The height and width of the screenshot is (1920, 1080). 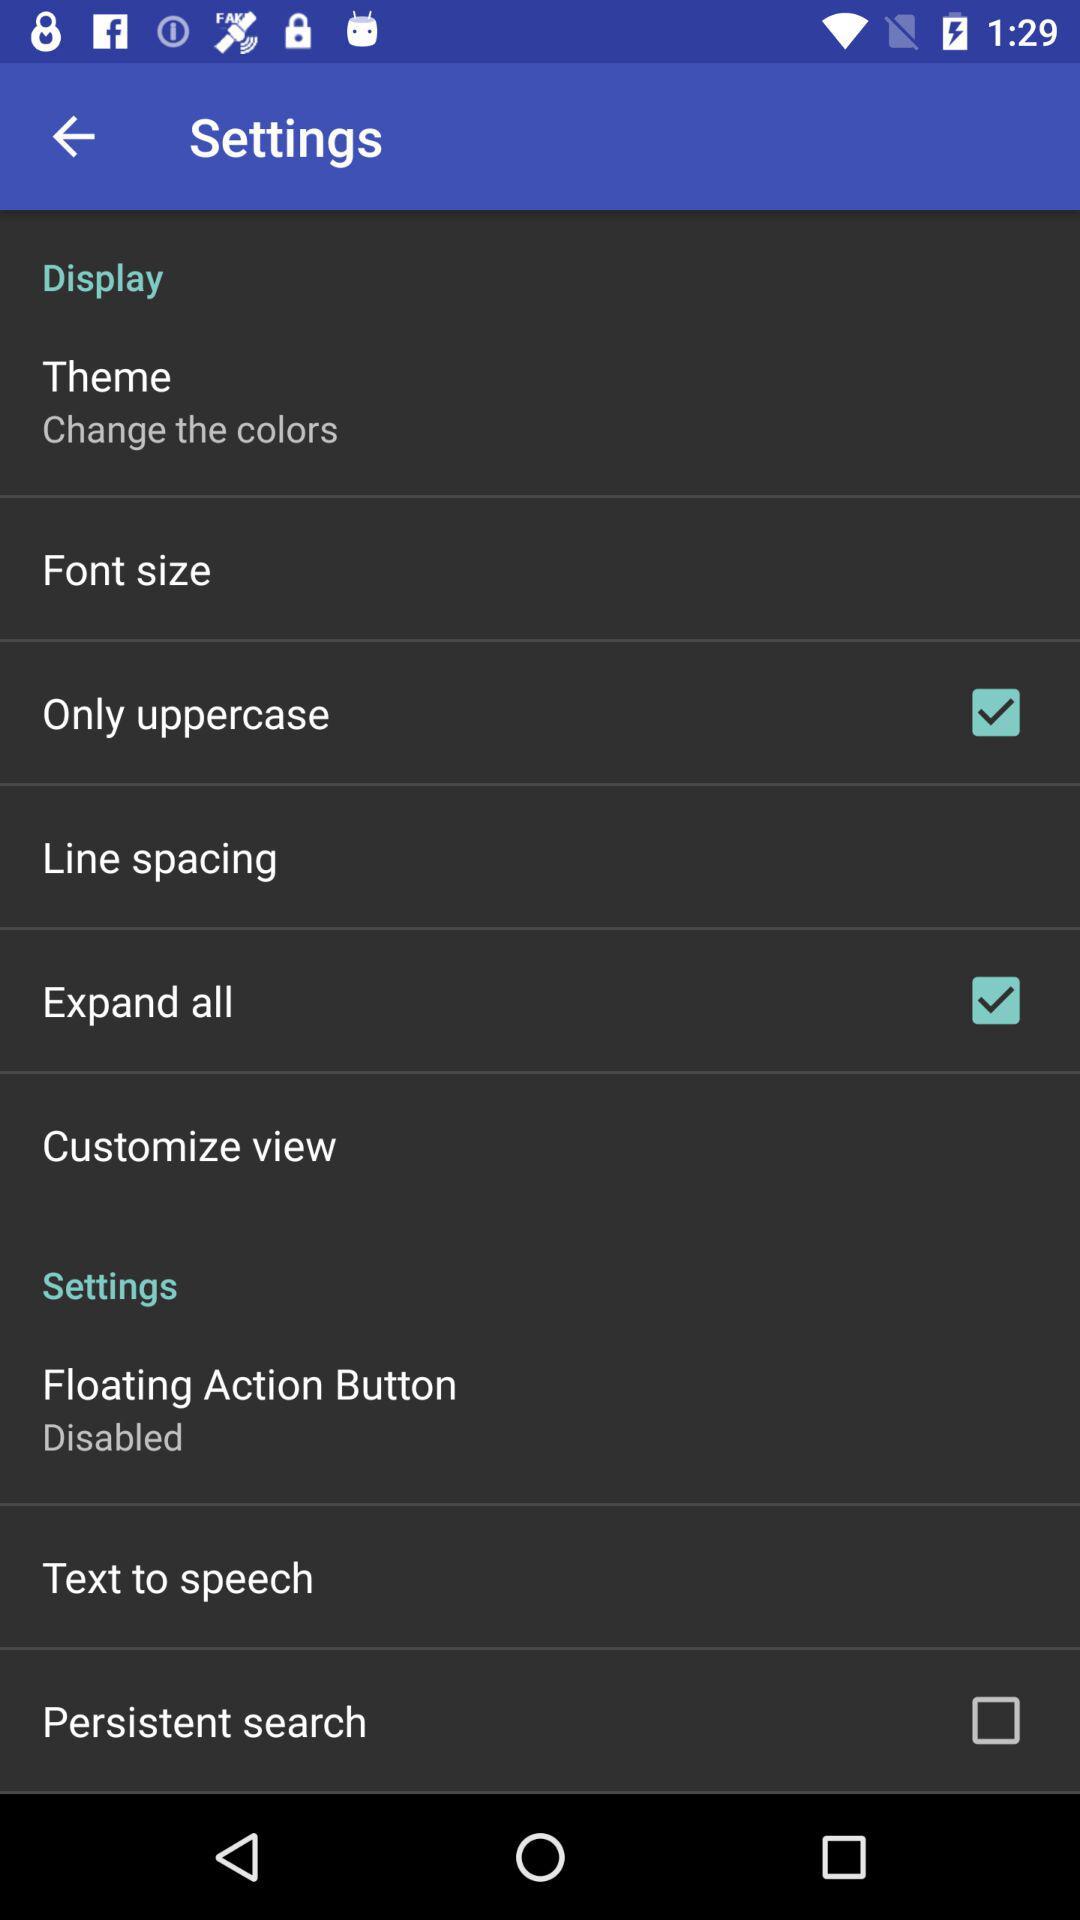 What do you see at coordinates (540, 254) in the screenshot?
I see `the display` at bounding box center [540, 254].